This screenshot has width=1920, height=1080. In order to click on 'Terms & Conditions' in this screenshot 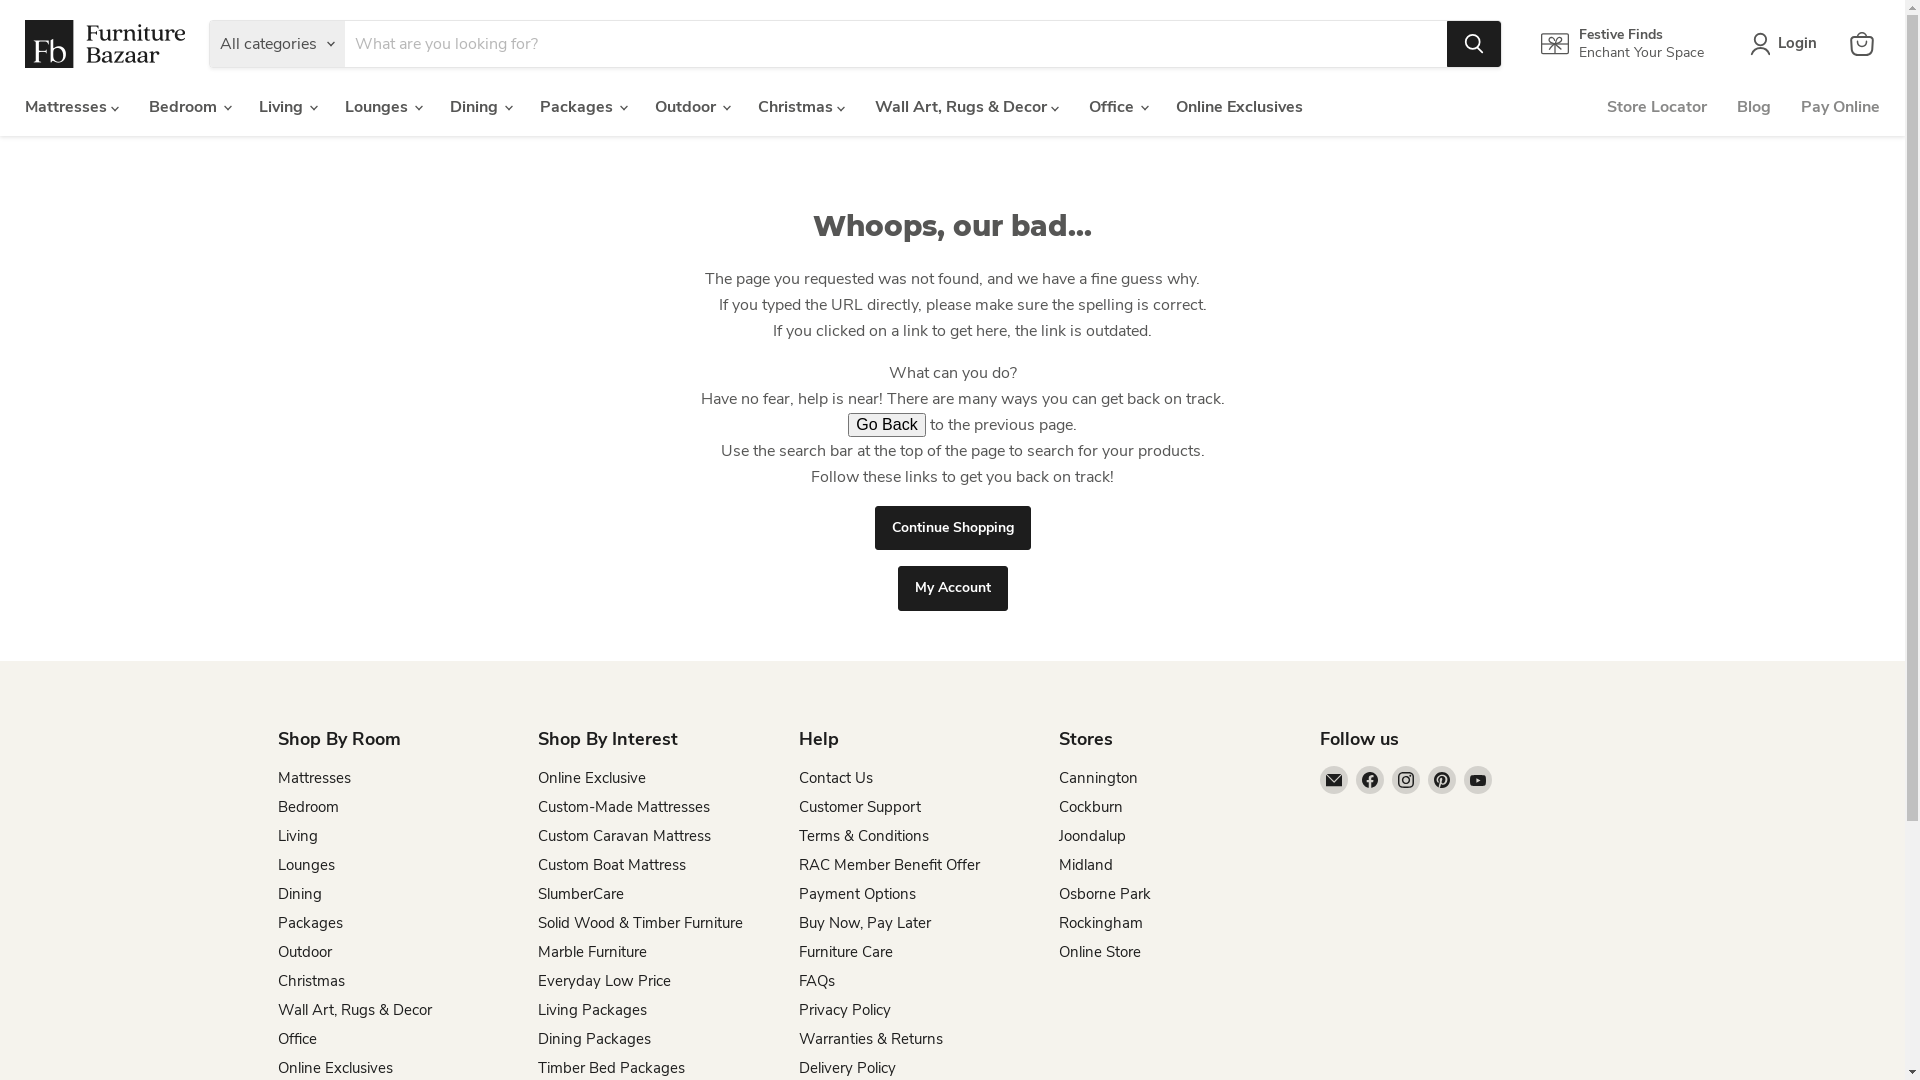, I will do `click(863, 836)`.